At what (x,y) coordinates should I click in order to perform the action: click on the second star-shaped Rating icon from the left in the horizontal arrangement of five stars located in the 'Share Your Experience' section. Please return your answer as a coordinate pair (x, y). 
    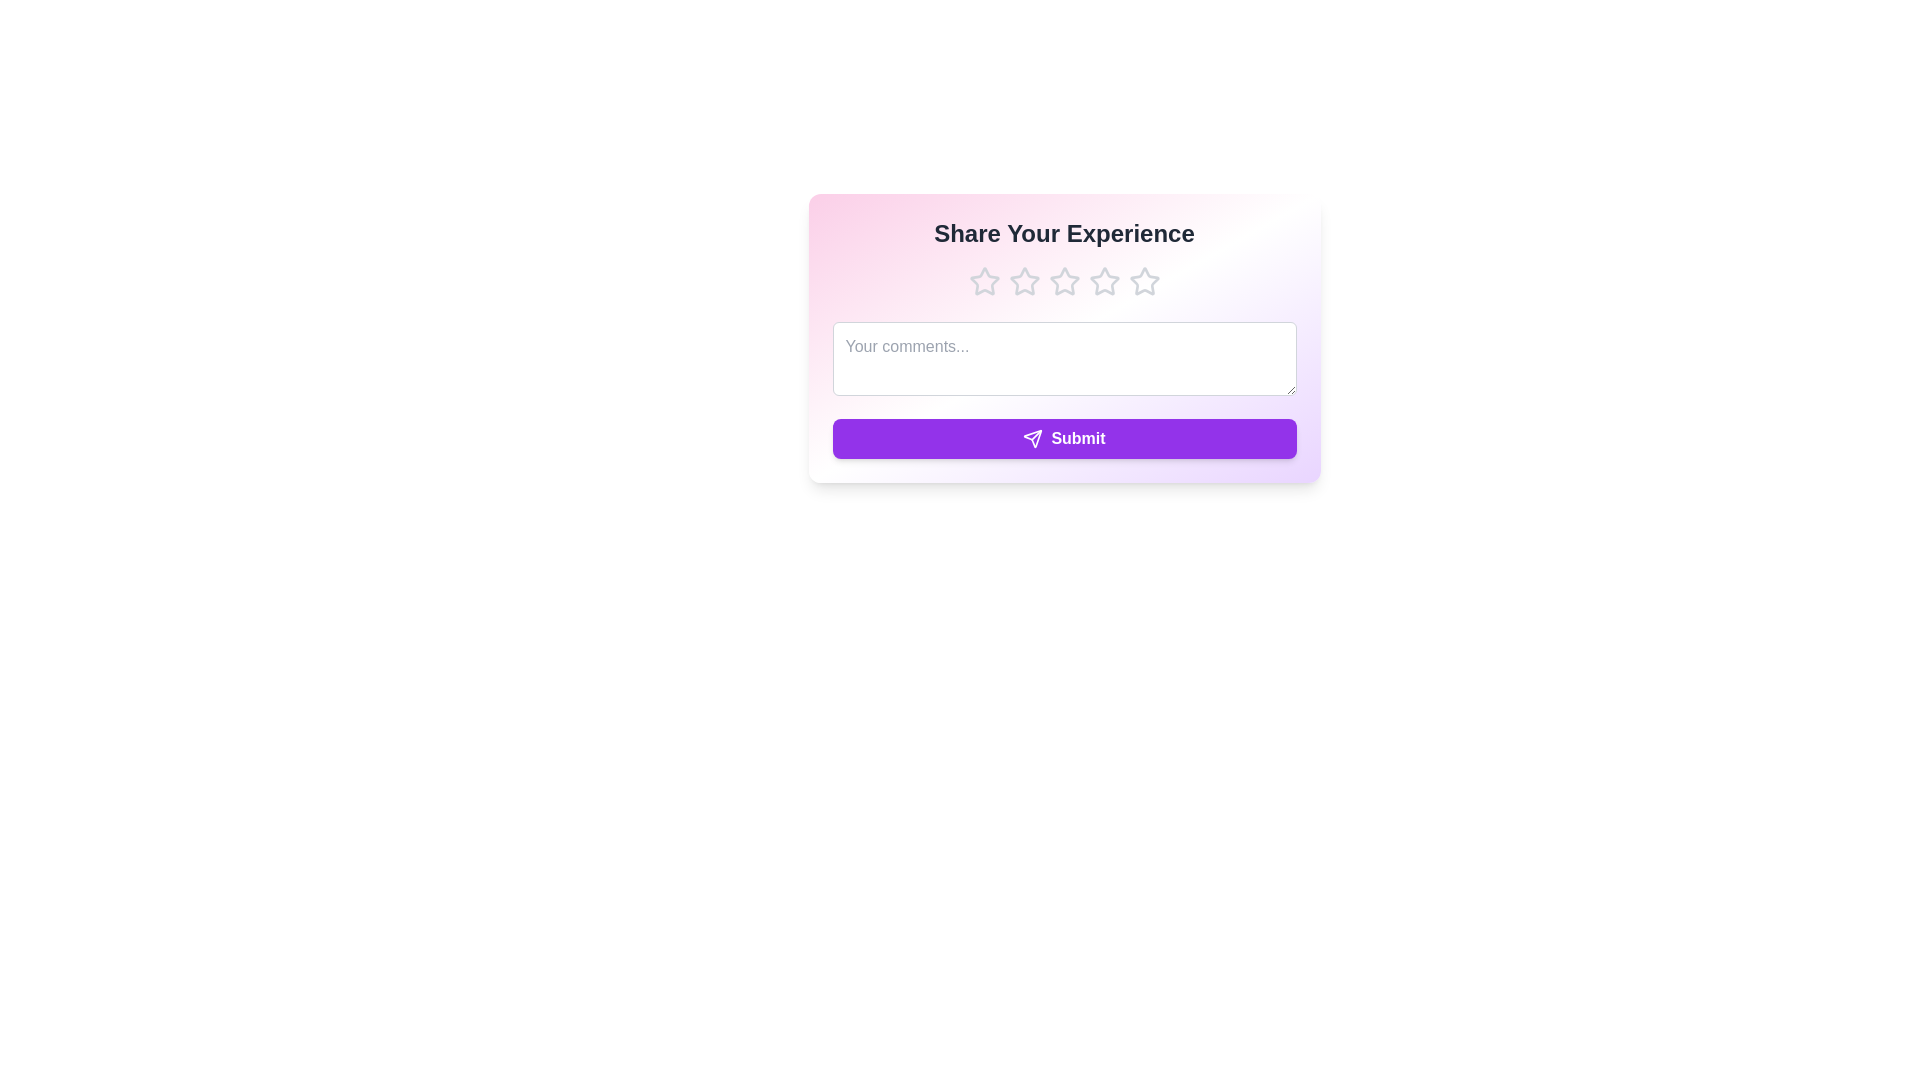
    Looking at the image, I should click on (1063, 281).